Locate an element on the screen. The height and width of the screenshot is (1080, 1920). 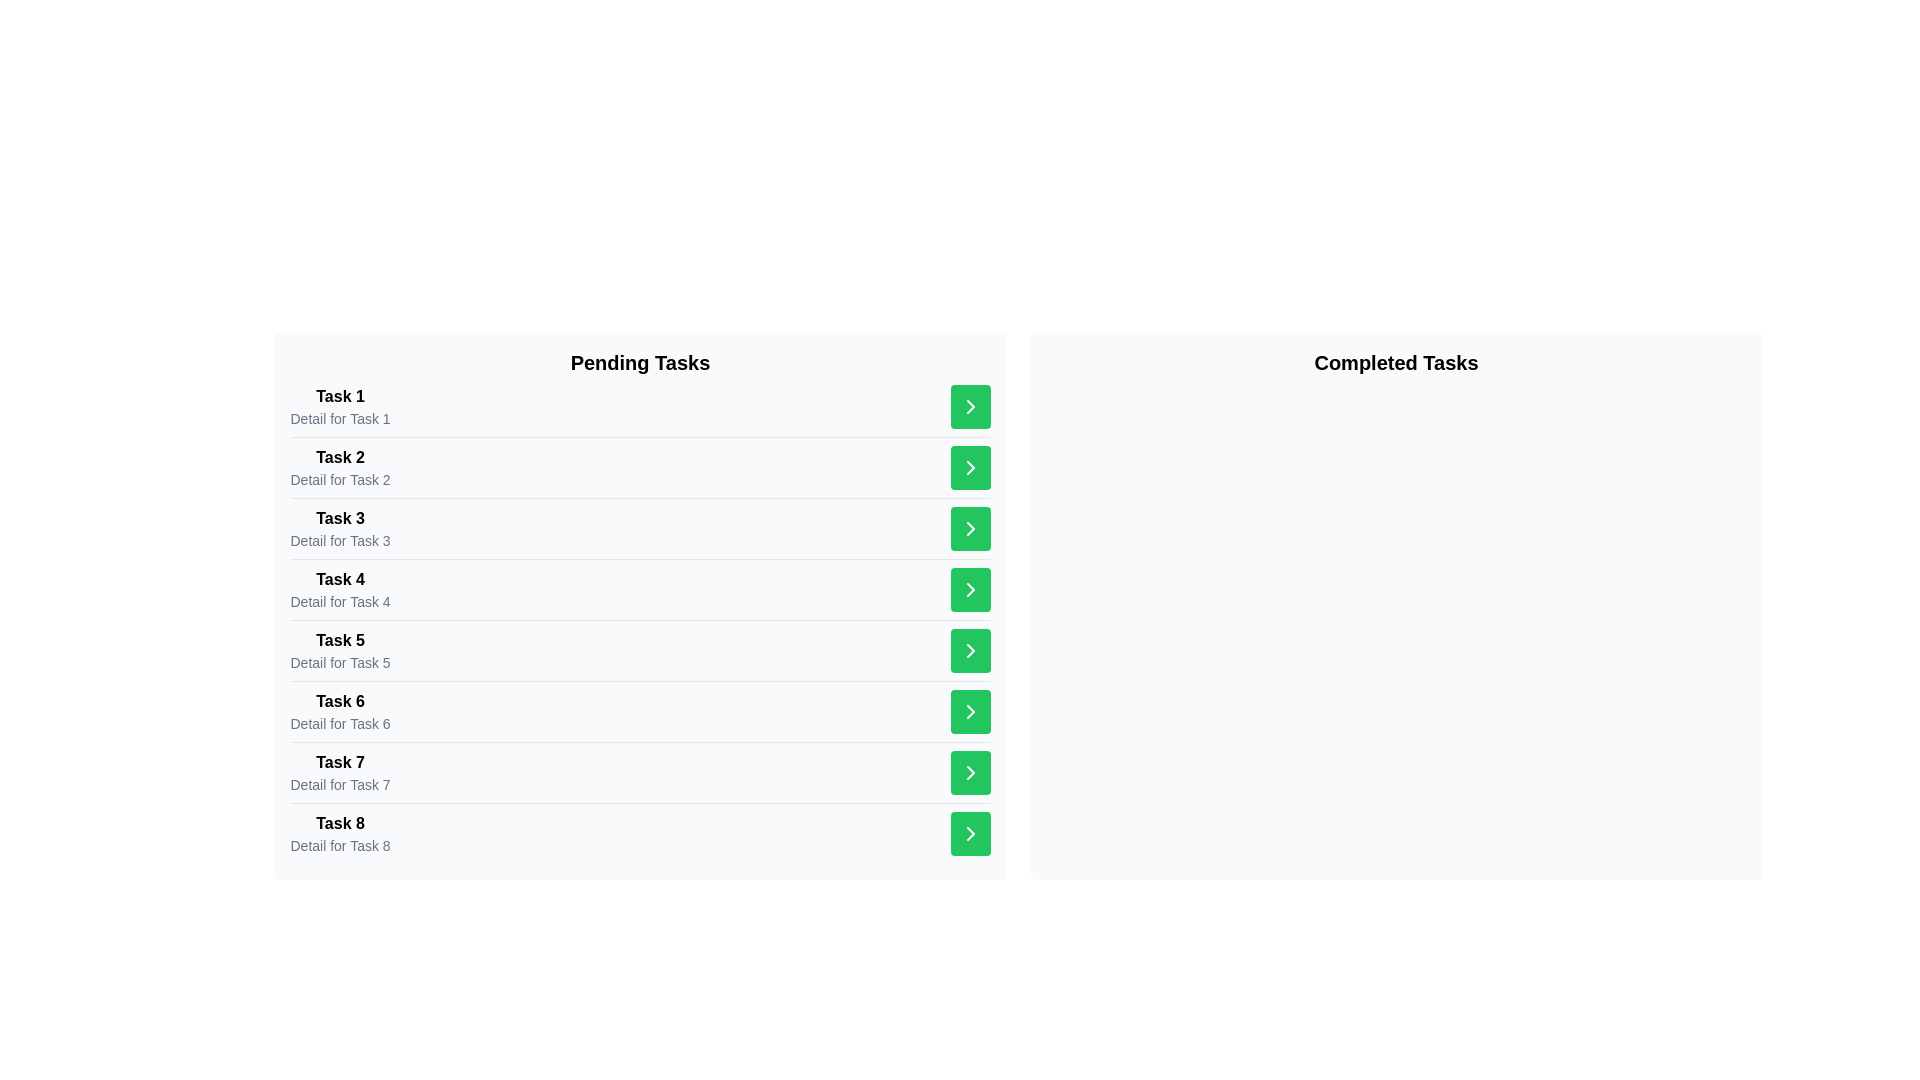
the seventh item in the 'Pending Tasks' list, which provides details about 'Task 7' and includes an actionable button is located at coordinates (640, 771).